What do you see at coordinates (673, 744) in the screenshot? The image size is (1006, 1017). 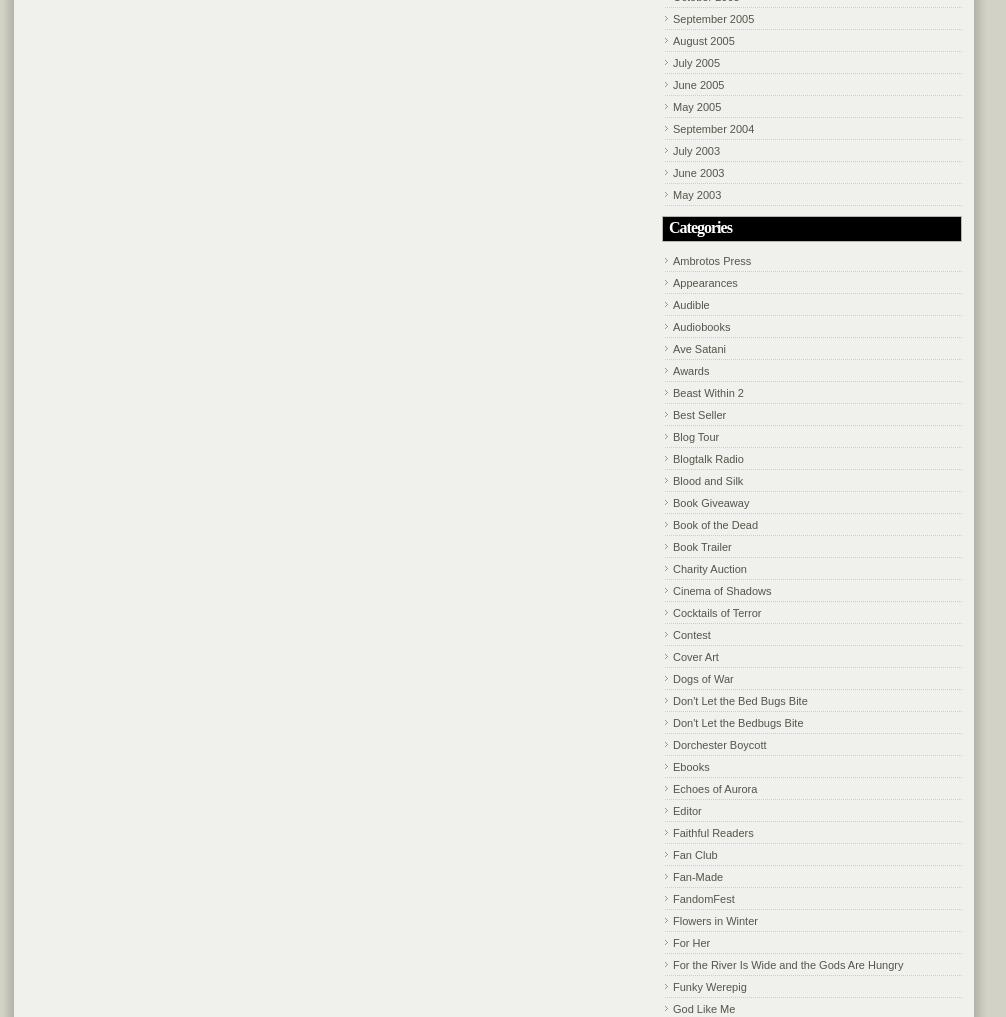 I see `'Dorchester Boycott'` at bounding box center [673, 744].